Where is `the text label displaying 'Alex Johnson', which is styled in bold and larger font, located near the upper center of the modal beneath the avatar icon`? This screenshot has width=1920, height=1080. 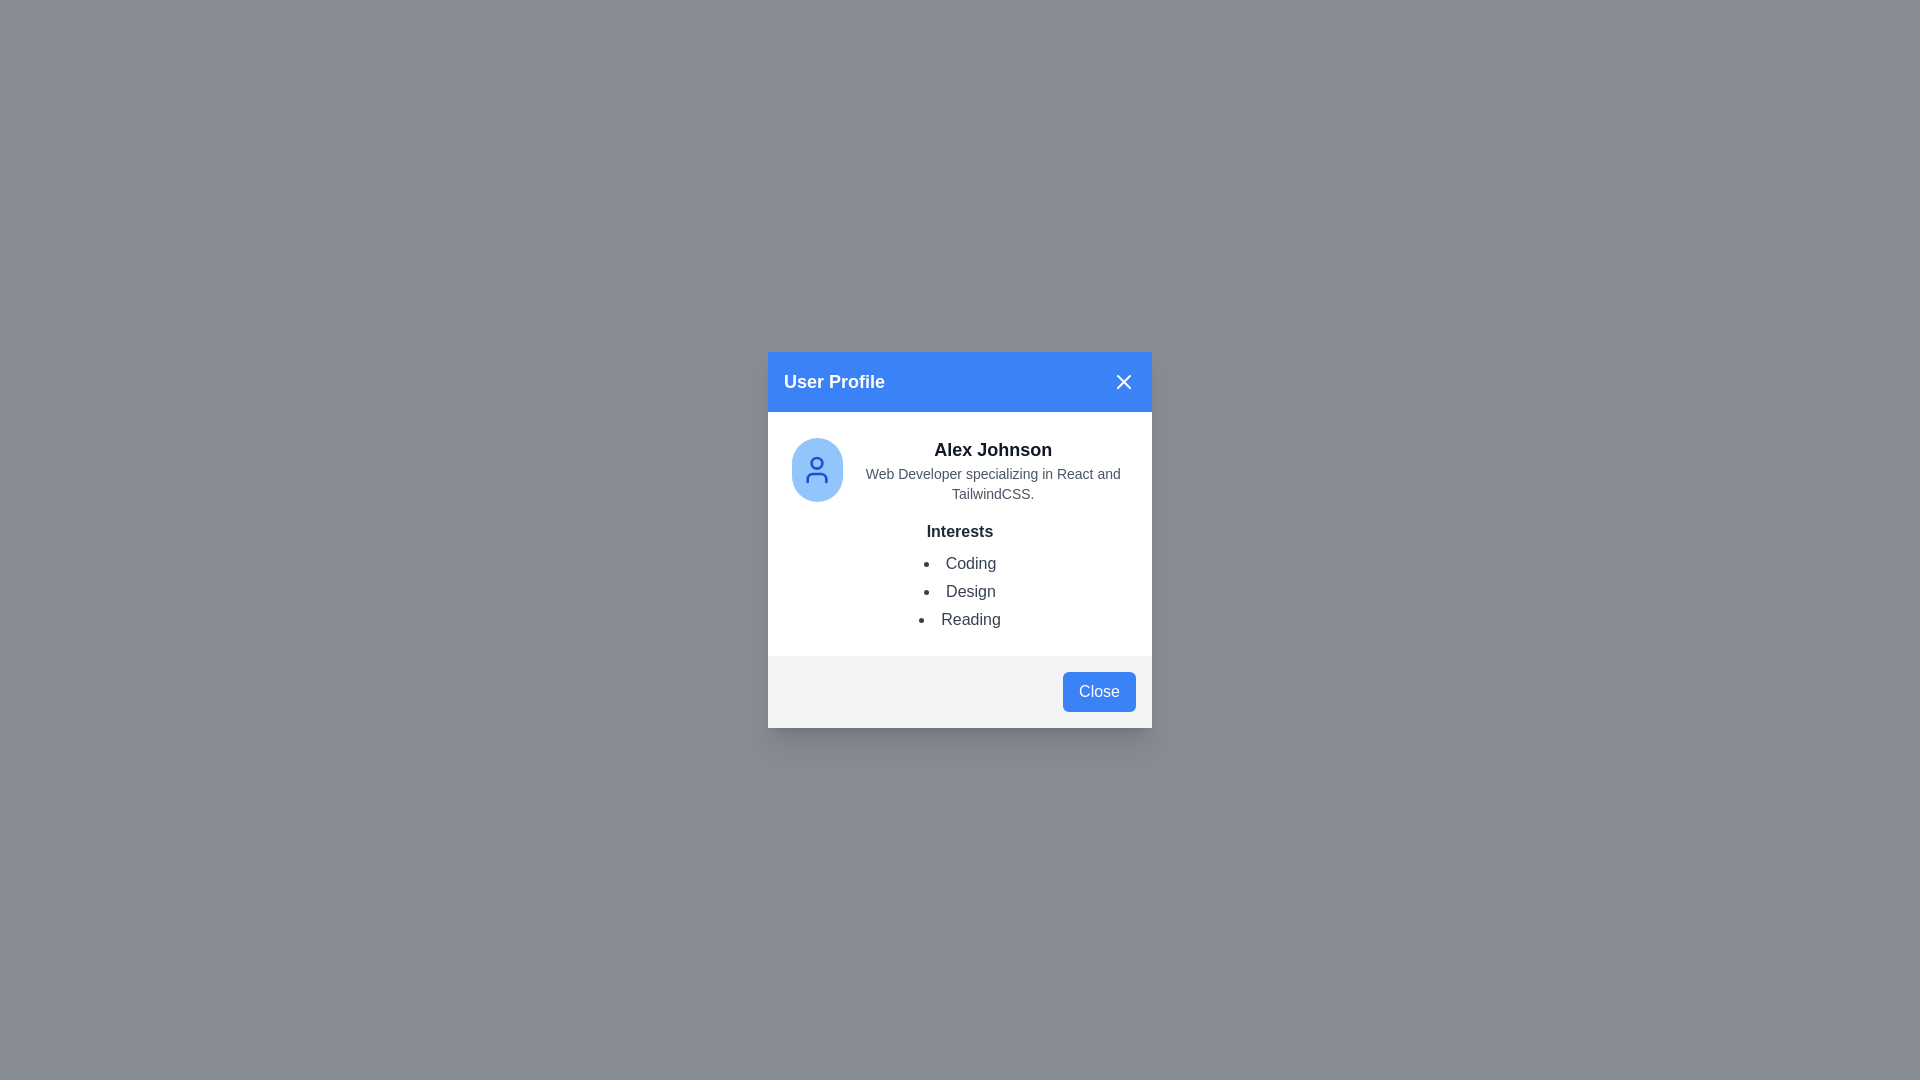
the text label displaying 'Alex Johnson', which is styled in bold and larger font, located near the upper center of the modal beneath the avatar icon is located at coordinates (993, 450).